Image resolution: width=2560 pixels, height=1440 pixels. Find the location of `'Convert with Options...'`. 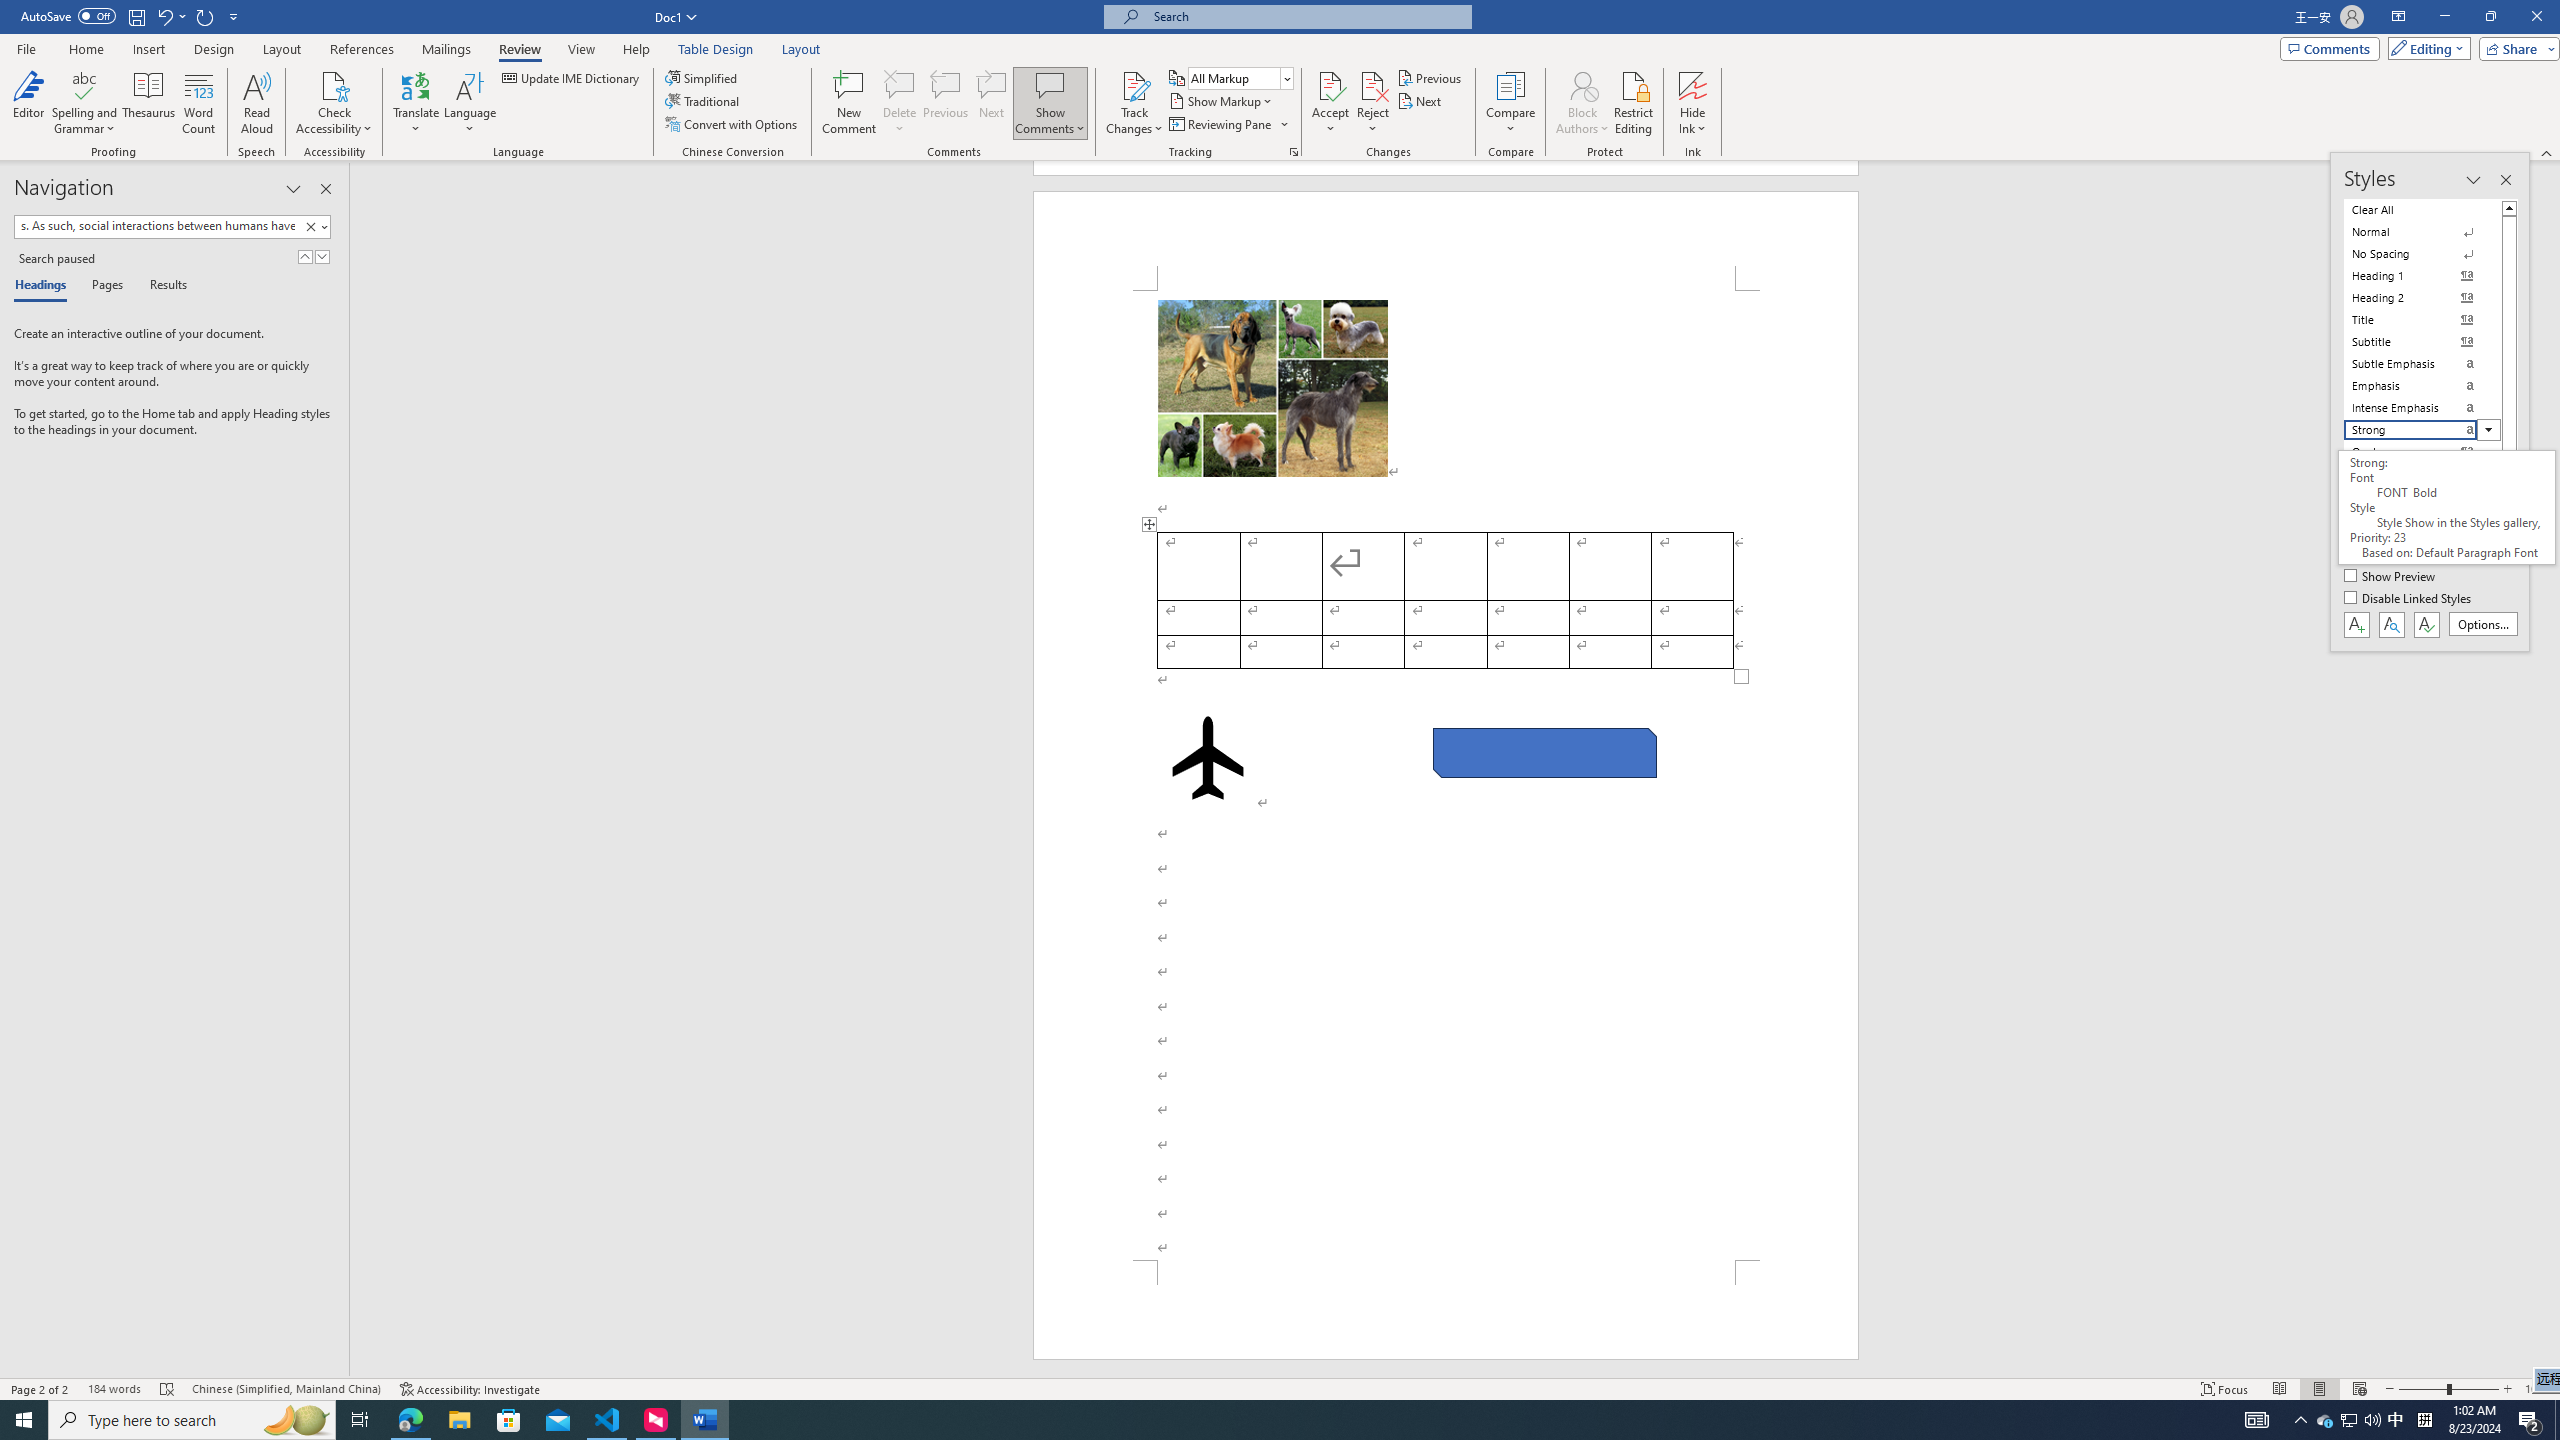

'Convert with Options...' is located at coordinates (733, 122).